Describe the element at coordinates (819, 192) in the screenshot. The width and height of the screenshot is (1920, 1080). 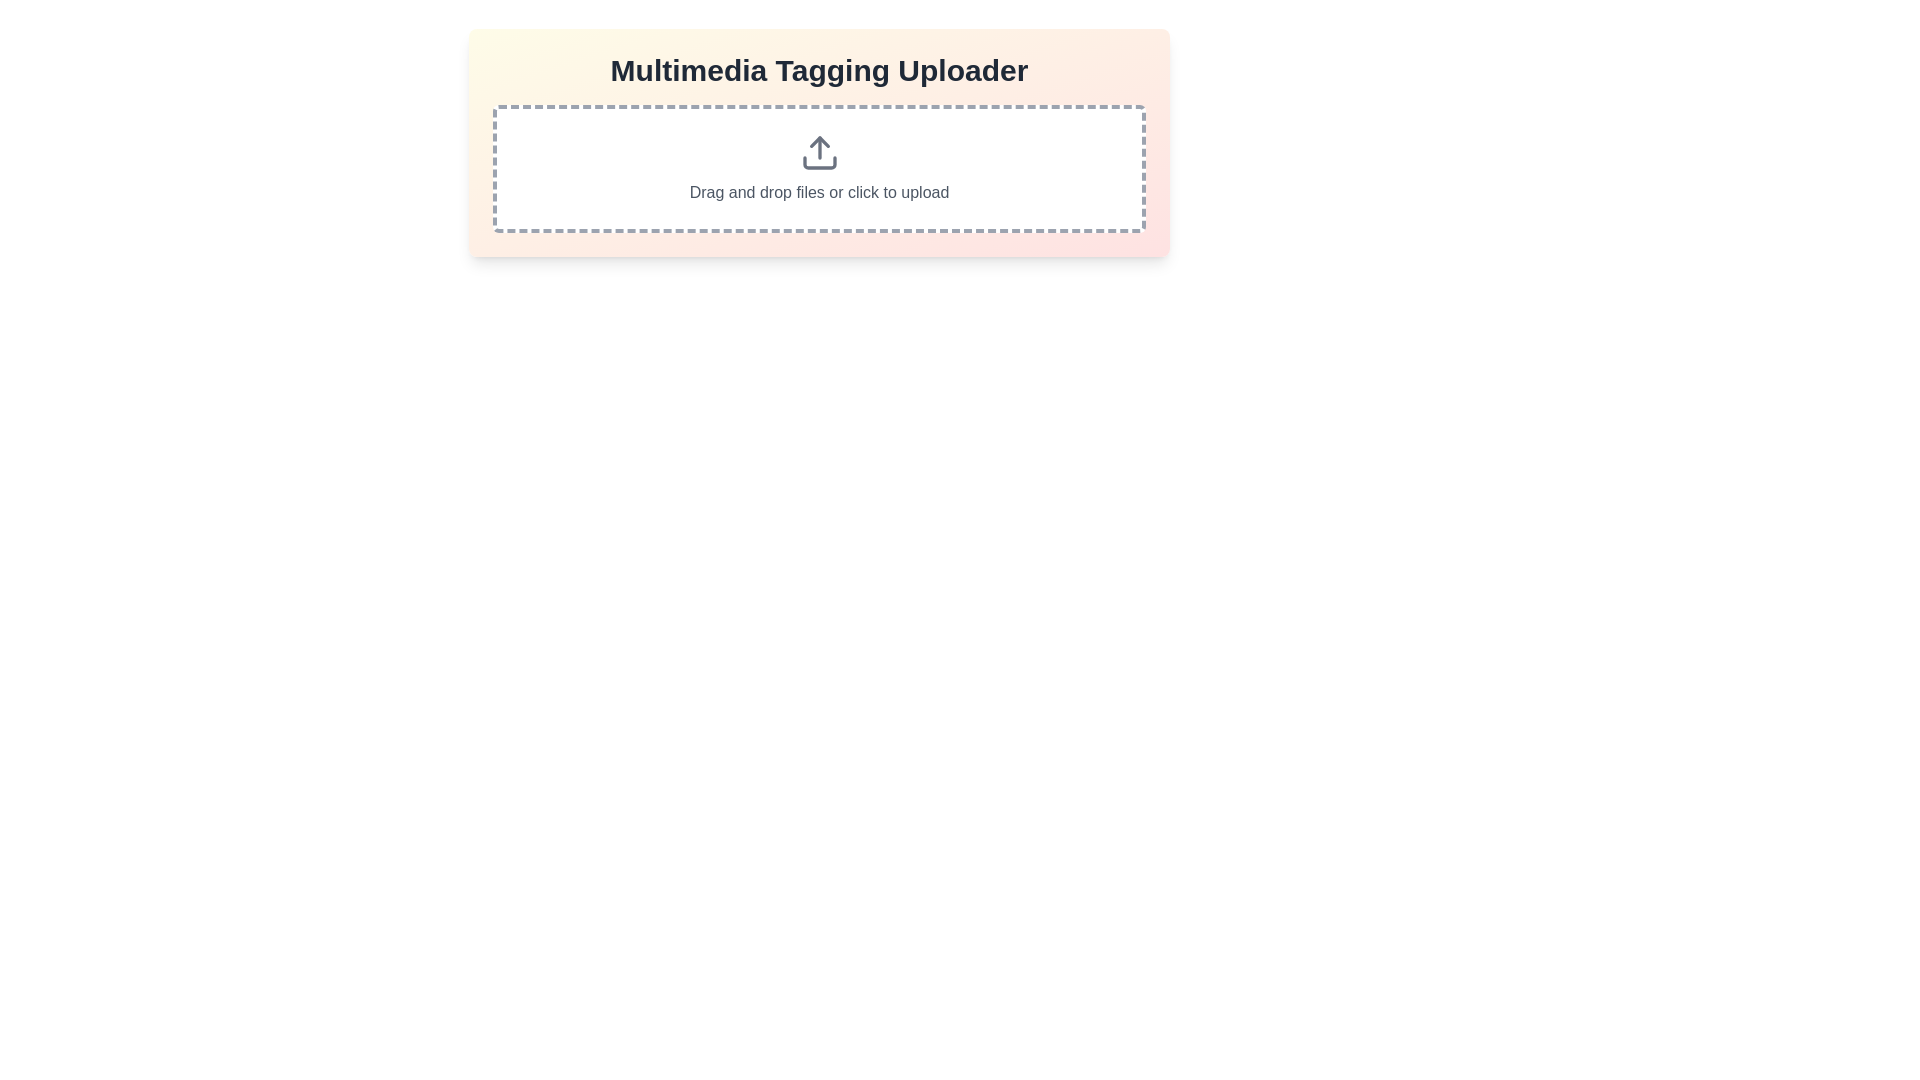
I see `informational label that says 'Drag and drop files or click to upload', which is styled with a gray font color and positioned within a dashed rectangular area for file uploads` at that location.